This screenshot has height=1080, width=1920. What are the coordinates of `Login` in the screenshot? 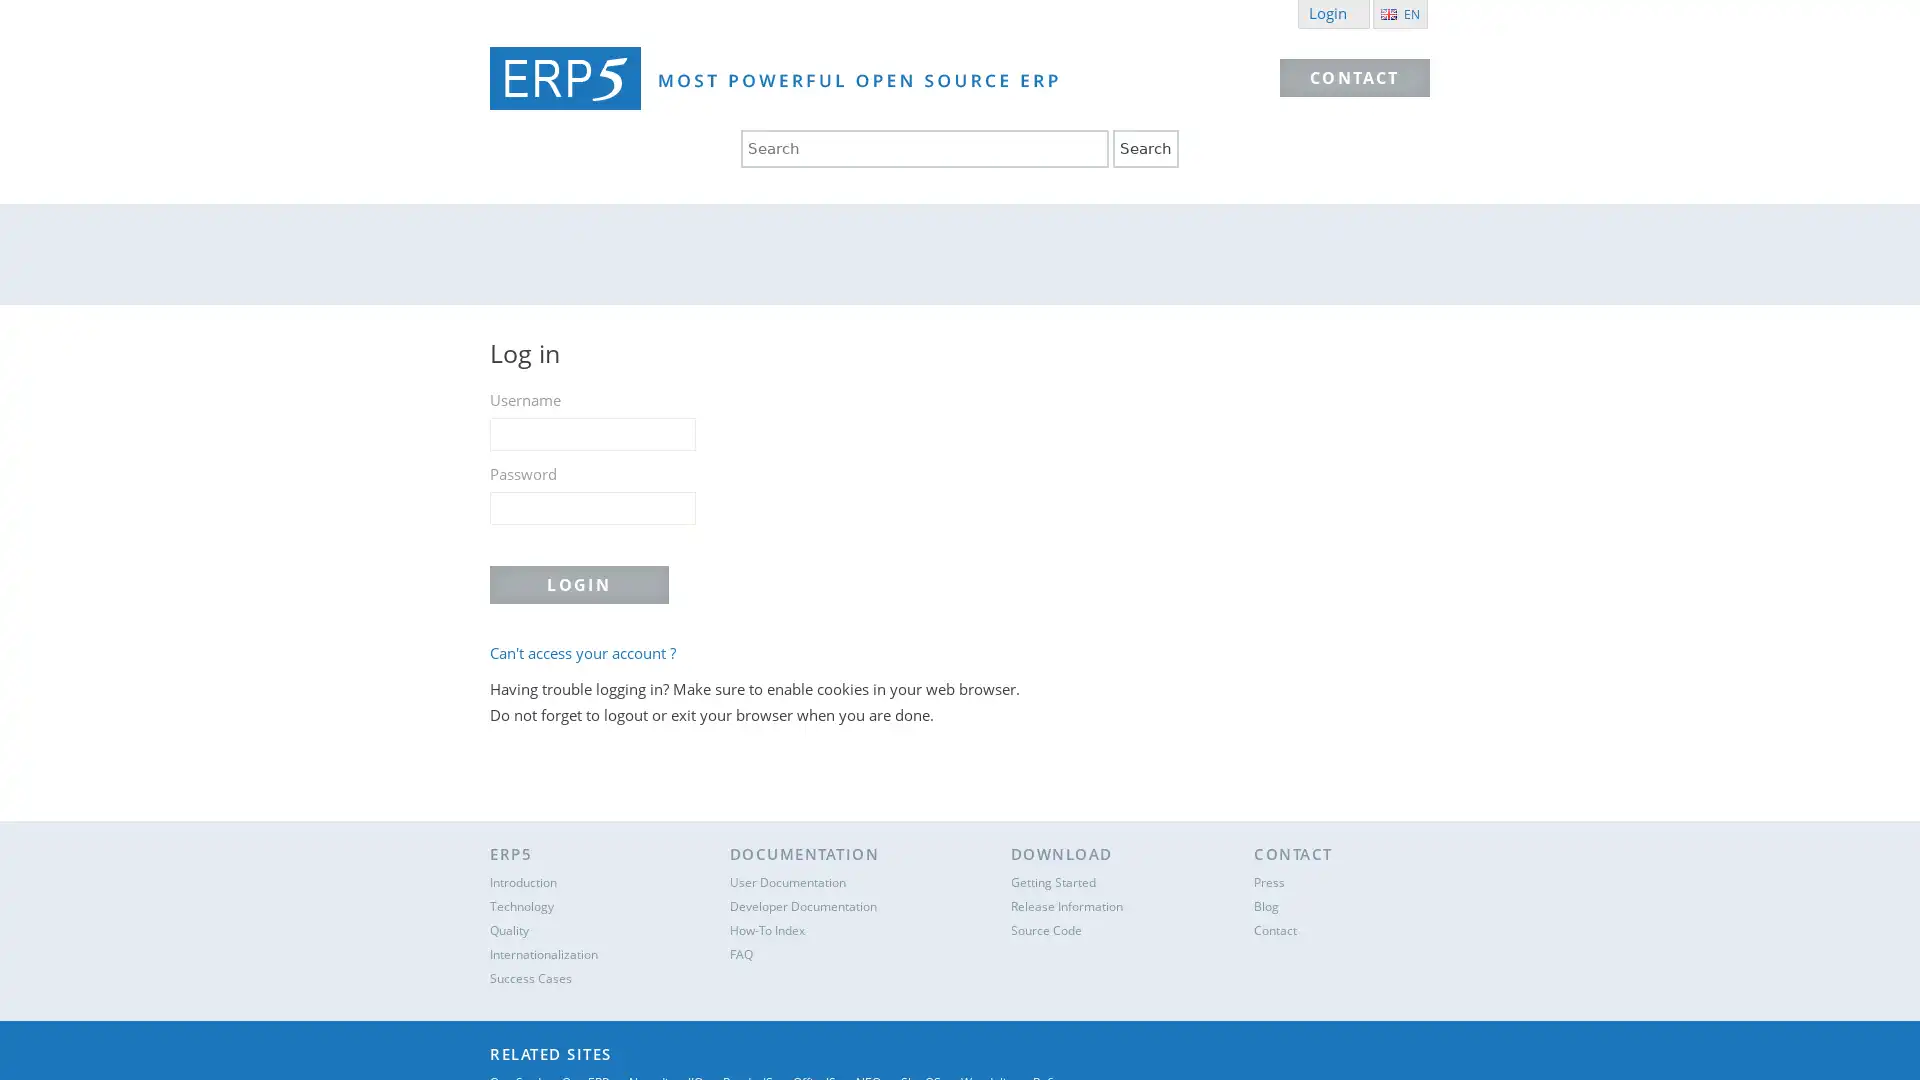 It's located at (578, 583).